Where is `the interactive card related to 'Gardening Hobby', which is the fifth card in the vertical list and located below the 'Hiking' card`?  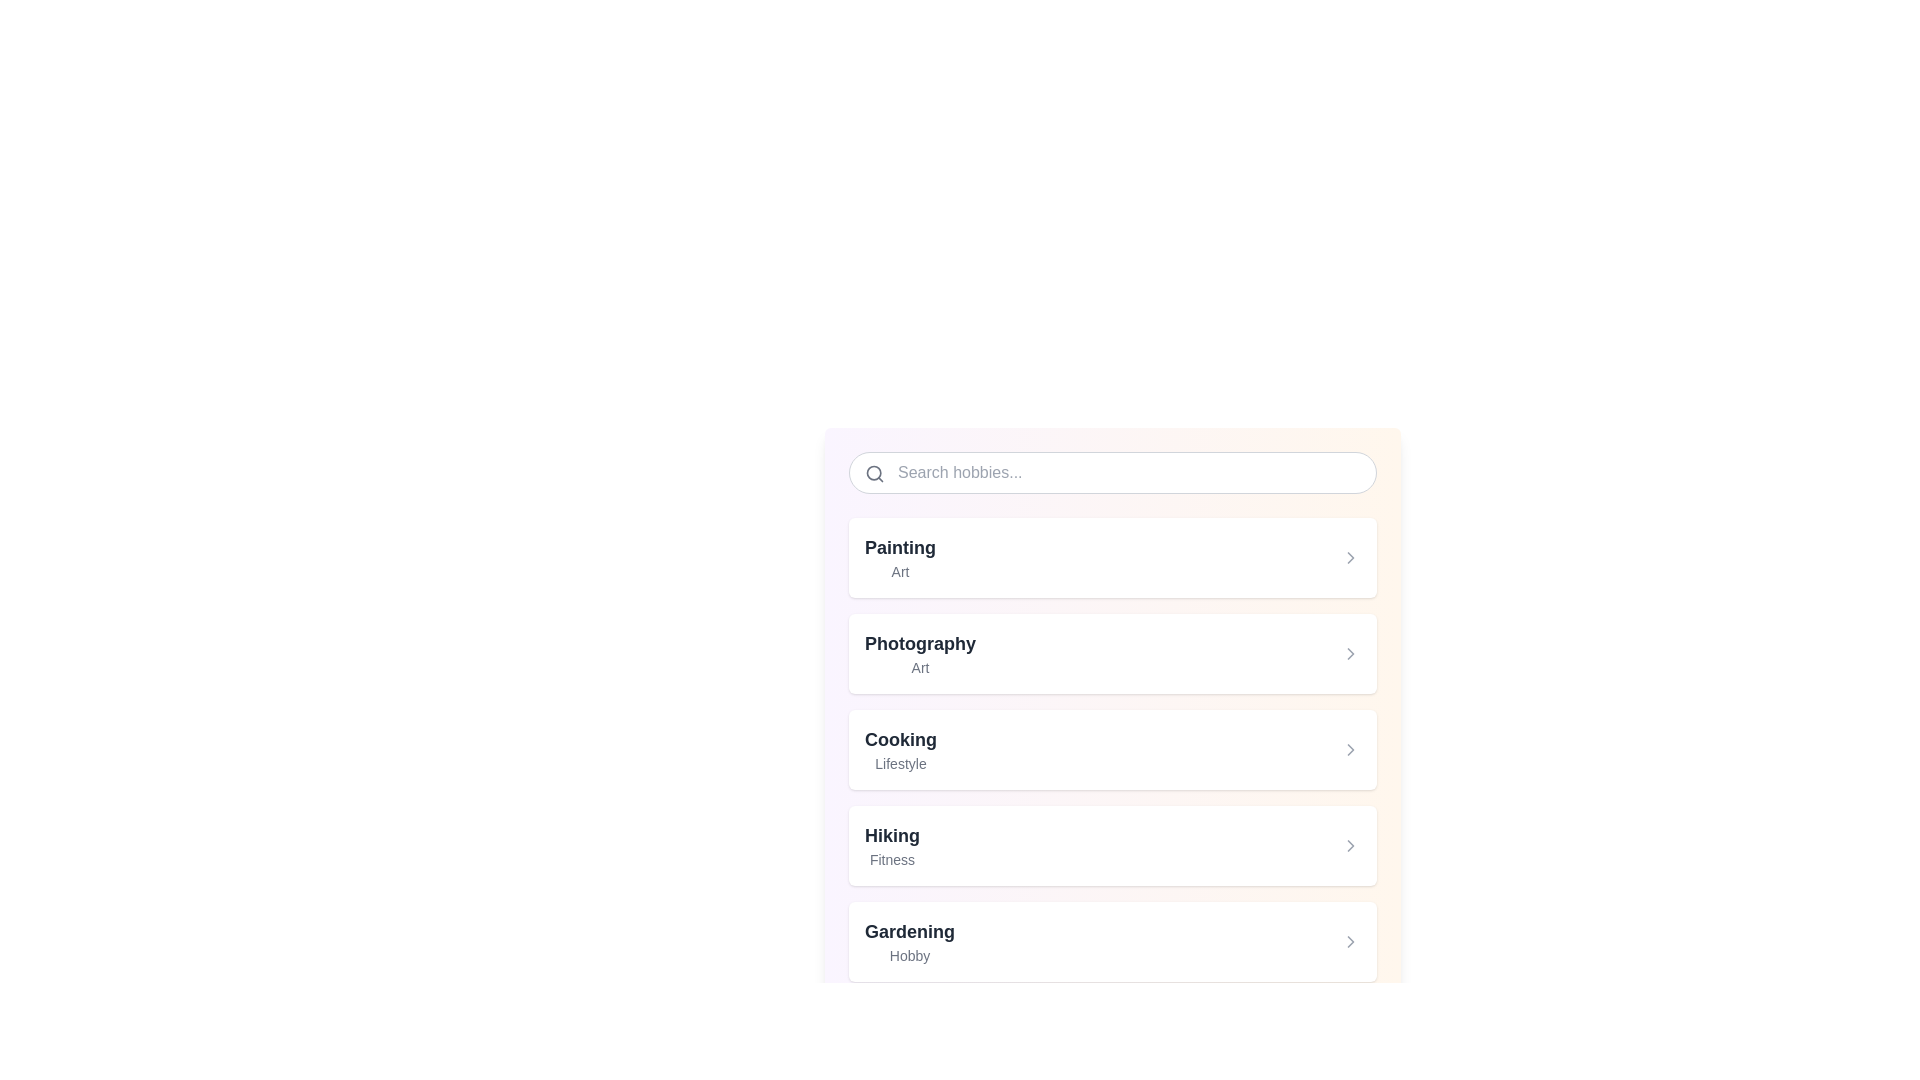 the interactive card related to 'Gardening Hobby', which is the fifth card in the vertical list and located below the 'Hiking' card is located at coordinates (1112, 941).